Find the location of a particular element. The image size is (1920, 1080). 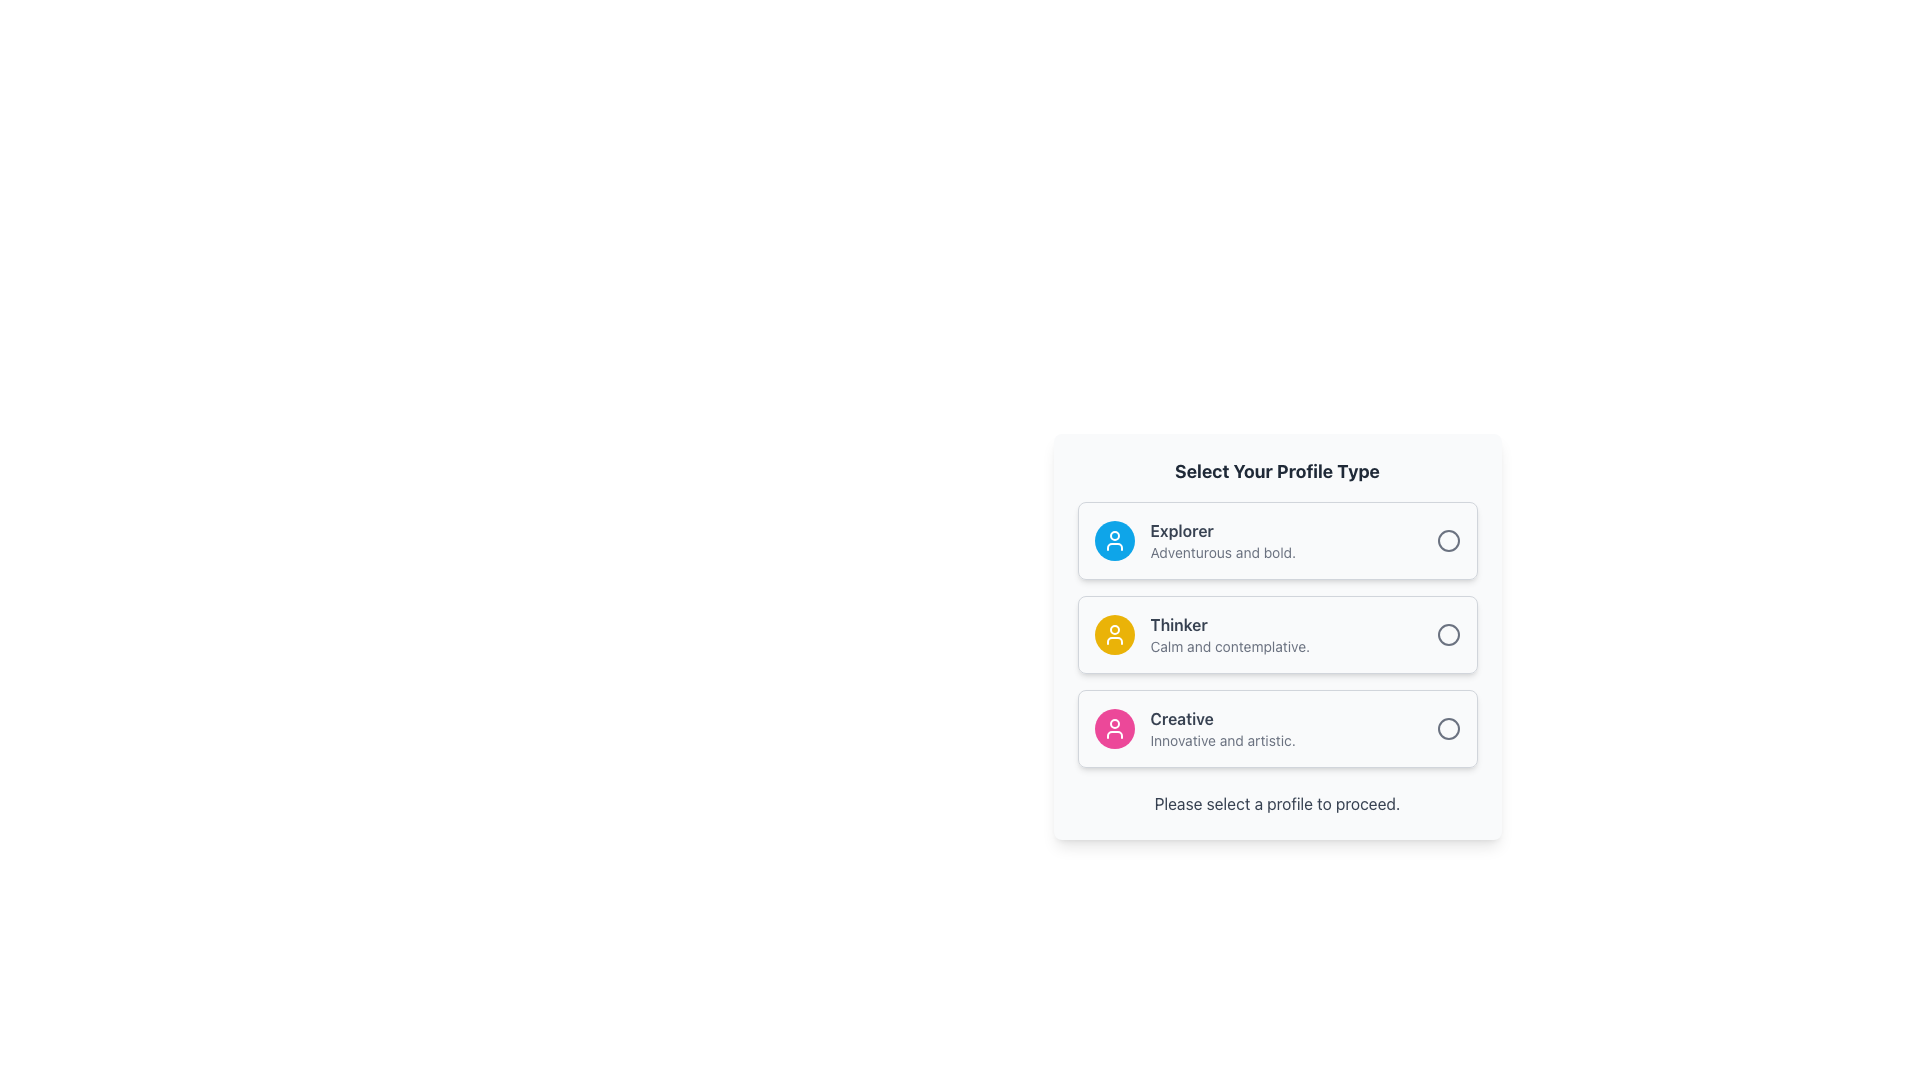

the circular icon with a gray border at the top-right corner of the 'Creative' profile selection card is located at coordinates (1448, 729).